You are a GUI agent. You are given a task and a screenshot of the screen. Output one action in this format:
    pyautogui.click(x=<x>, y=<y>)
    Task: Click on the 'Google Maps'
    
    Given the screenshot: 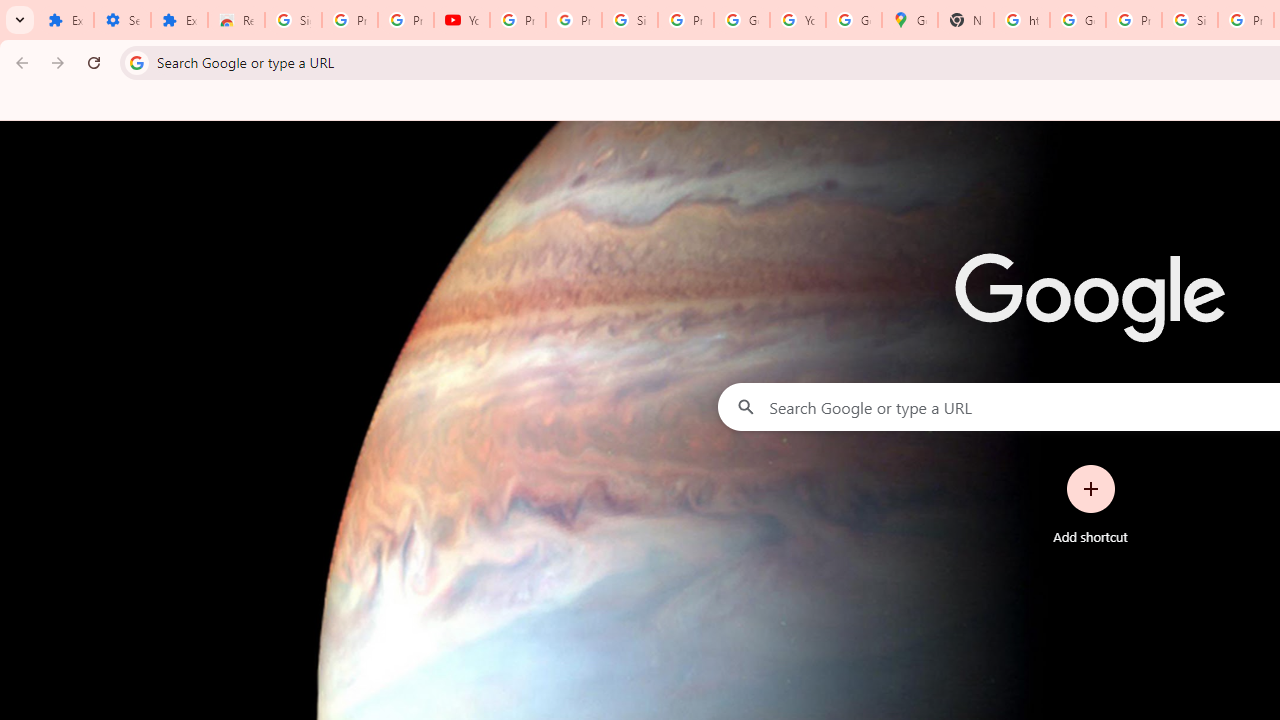 What is the action you would take?
    pyautogui.click(x=909, y=20)
    